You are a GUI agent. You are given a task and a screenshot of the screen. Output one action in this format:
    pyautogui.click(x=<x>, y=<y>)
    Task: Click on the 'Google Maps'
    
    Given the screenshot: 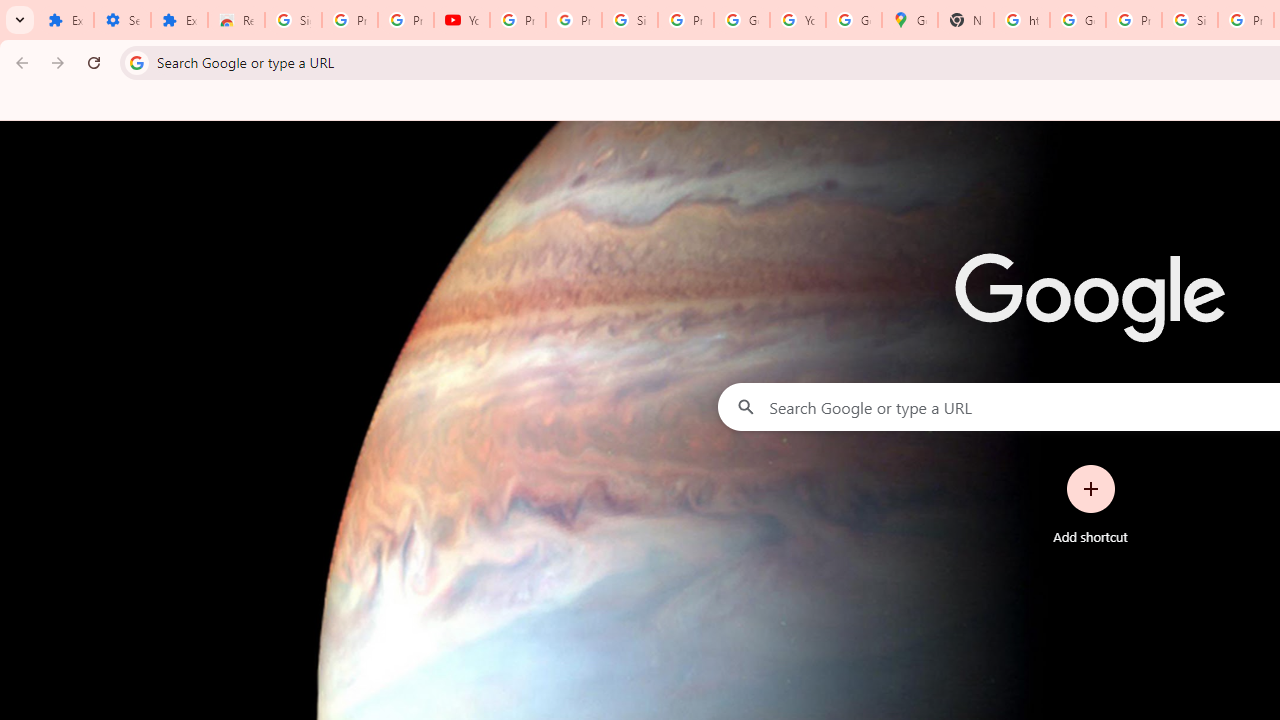 What is the action you would take?
    pyautogui.click(x=909, y=20)
    